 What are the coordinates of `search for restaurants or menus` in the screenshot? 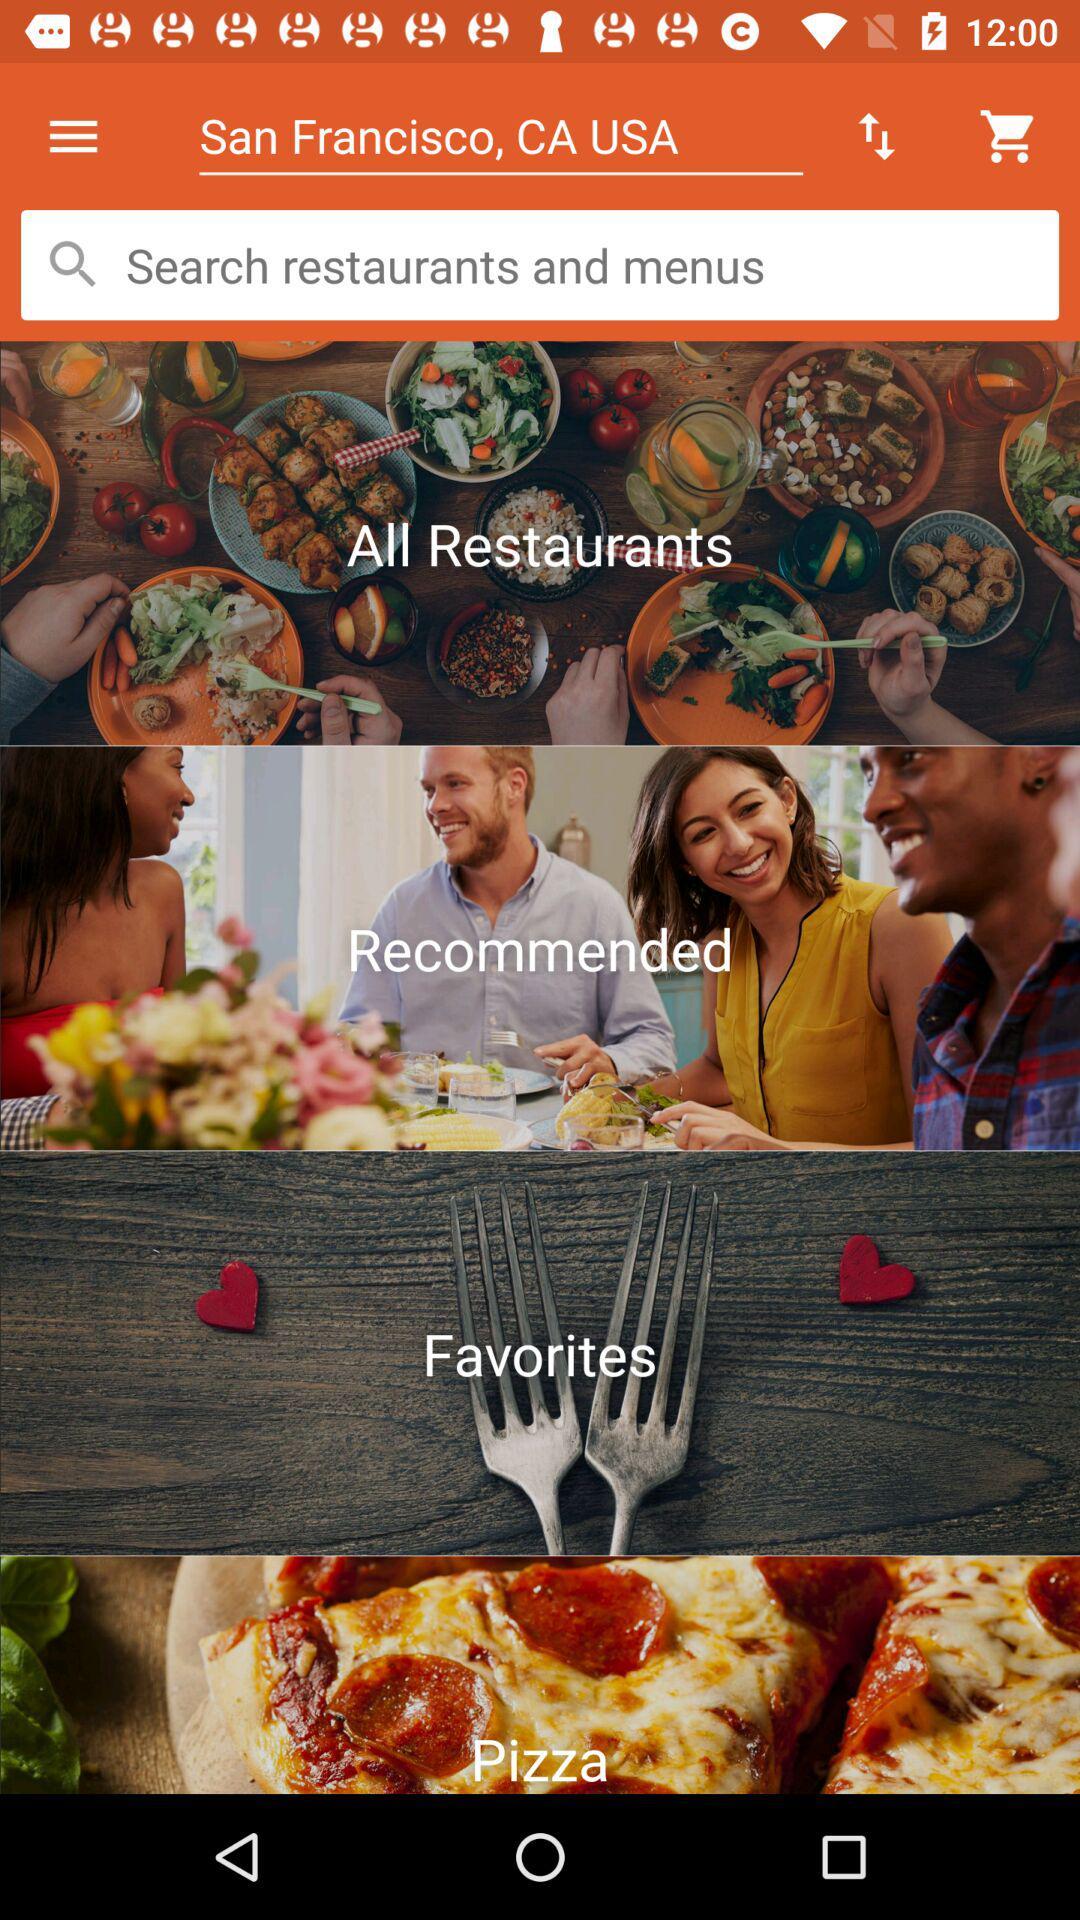 It's located at (540, 264).